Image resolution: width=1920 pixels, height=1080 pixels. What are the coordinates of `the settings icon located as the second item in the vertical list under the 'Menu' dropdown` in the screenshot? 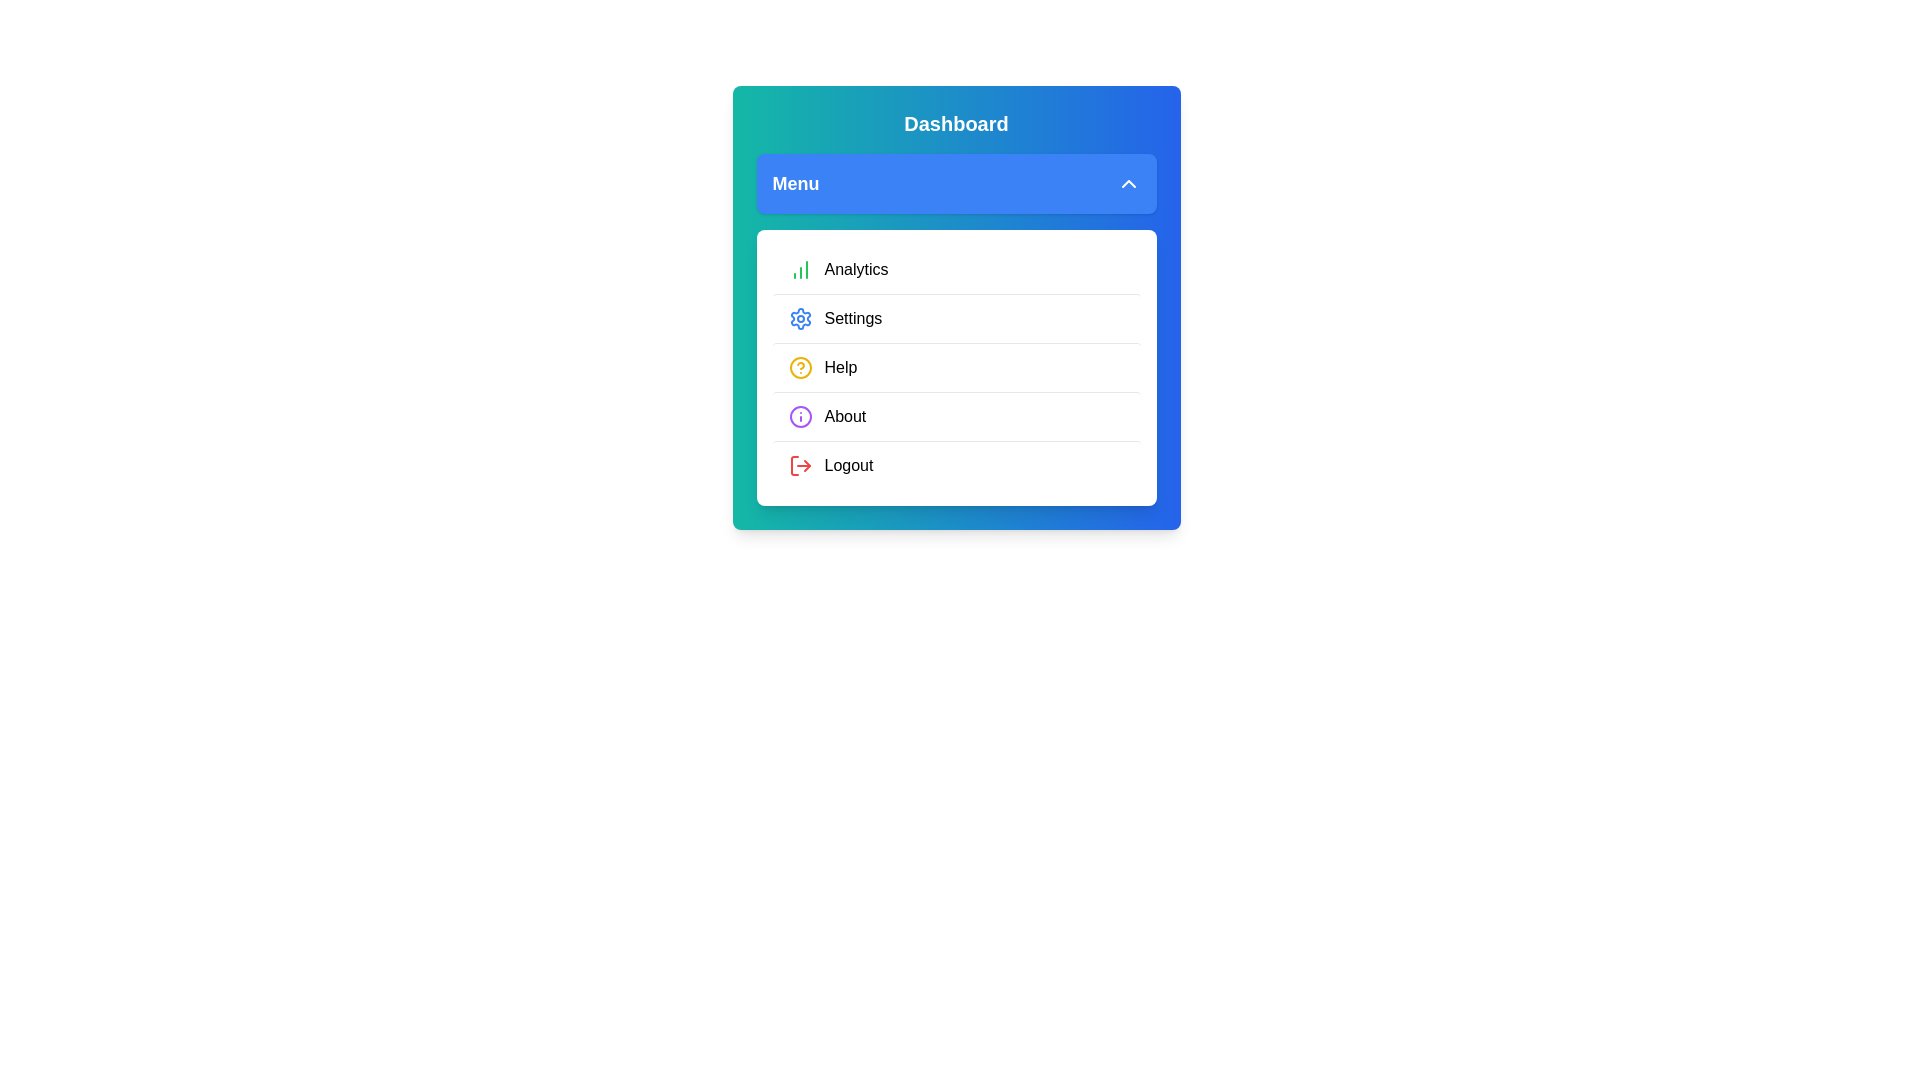 It's located at (800, 318).